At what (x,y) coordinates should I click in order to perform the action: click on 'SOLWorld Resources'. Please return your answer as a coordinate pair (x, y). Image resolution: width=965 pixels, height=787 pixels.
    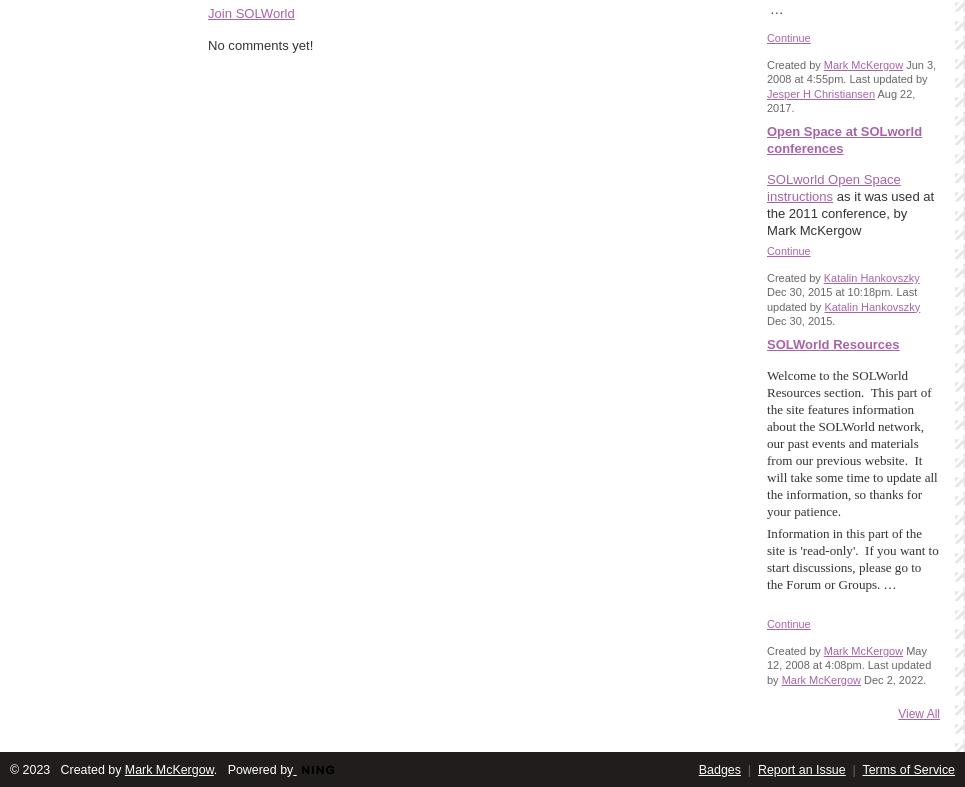
    Looking at the image, I should click on (831, 342).